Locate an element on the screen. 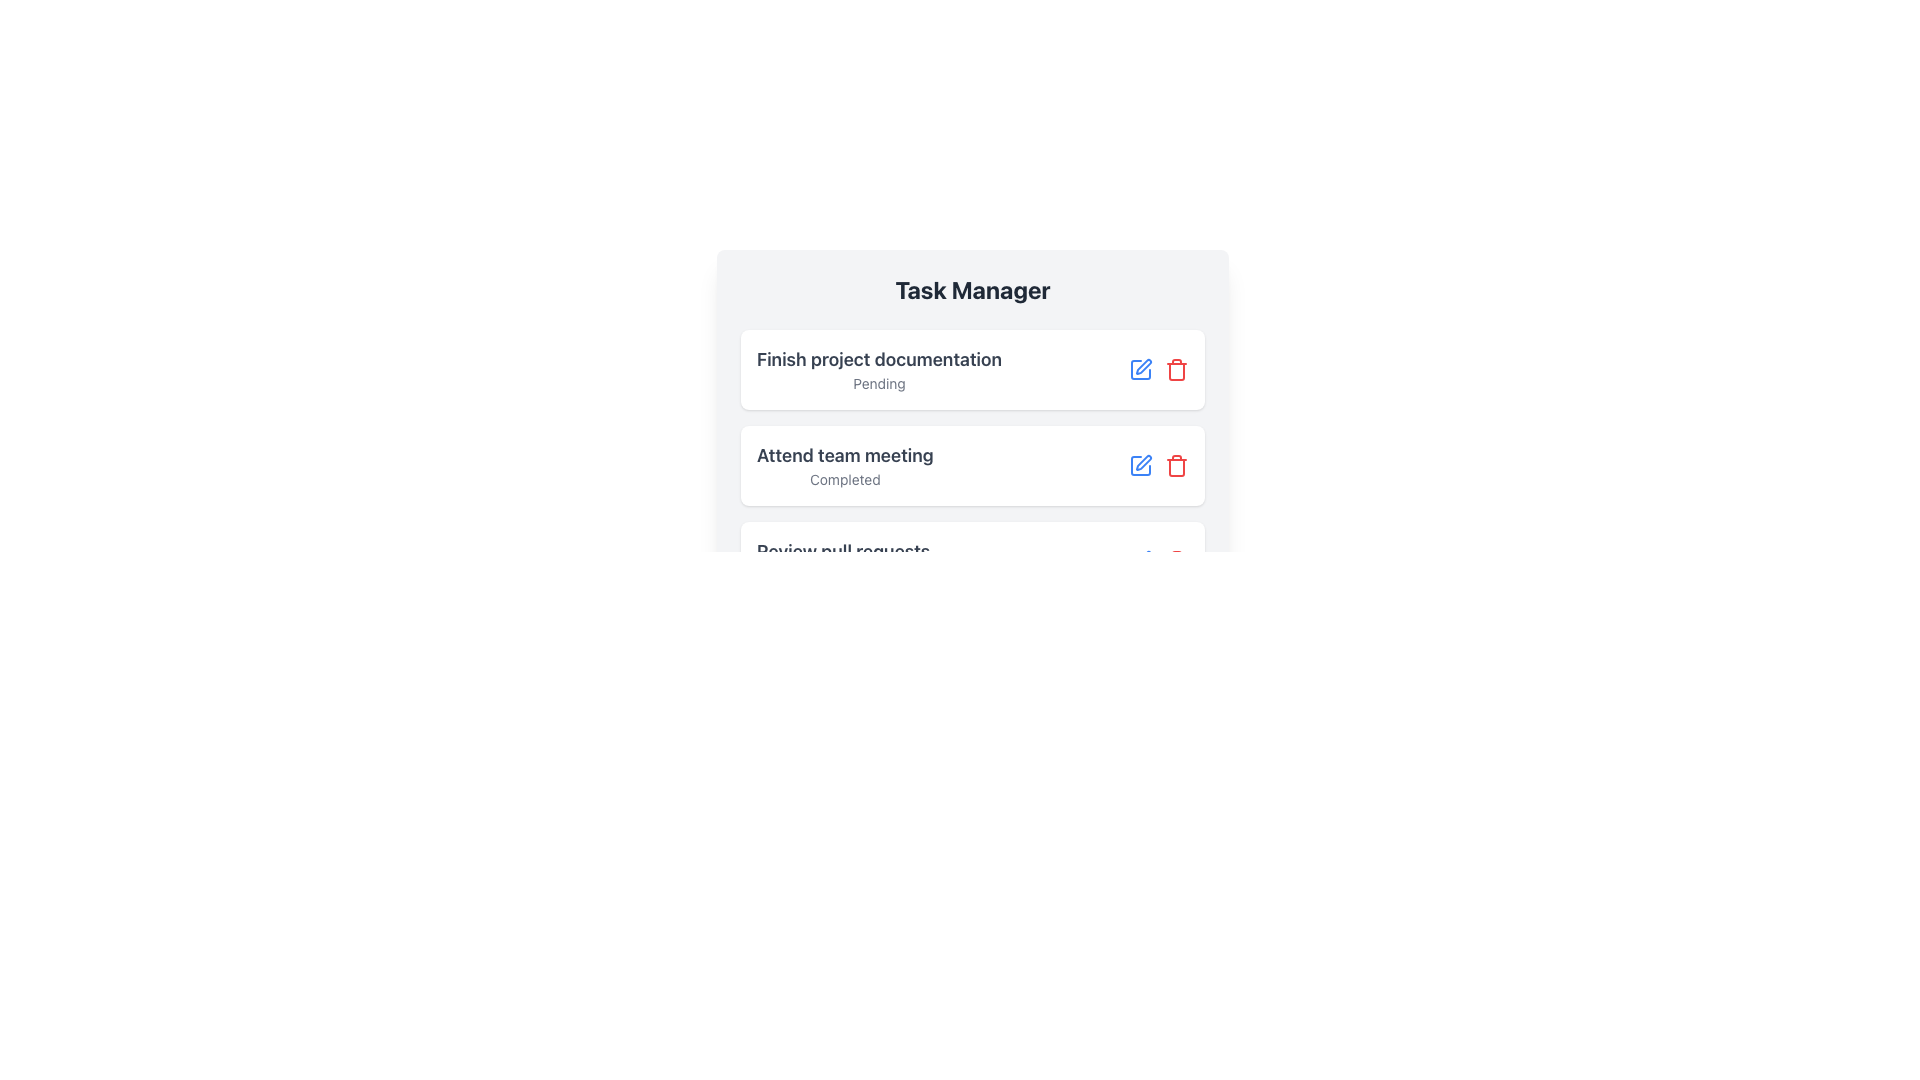 This screenshot has height=1080, width=1920. the text label displaying 'Attend team meeting' which is styled with a larger-sized, bold font and a gray color tone, located centrally on the second card in a vertical list of task cards within a 'Task Manager' interface is located at coordinates (845, 455).